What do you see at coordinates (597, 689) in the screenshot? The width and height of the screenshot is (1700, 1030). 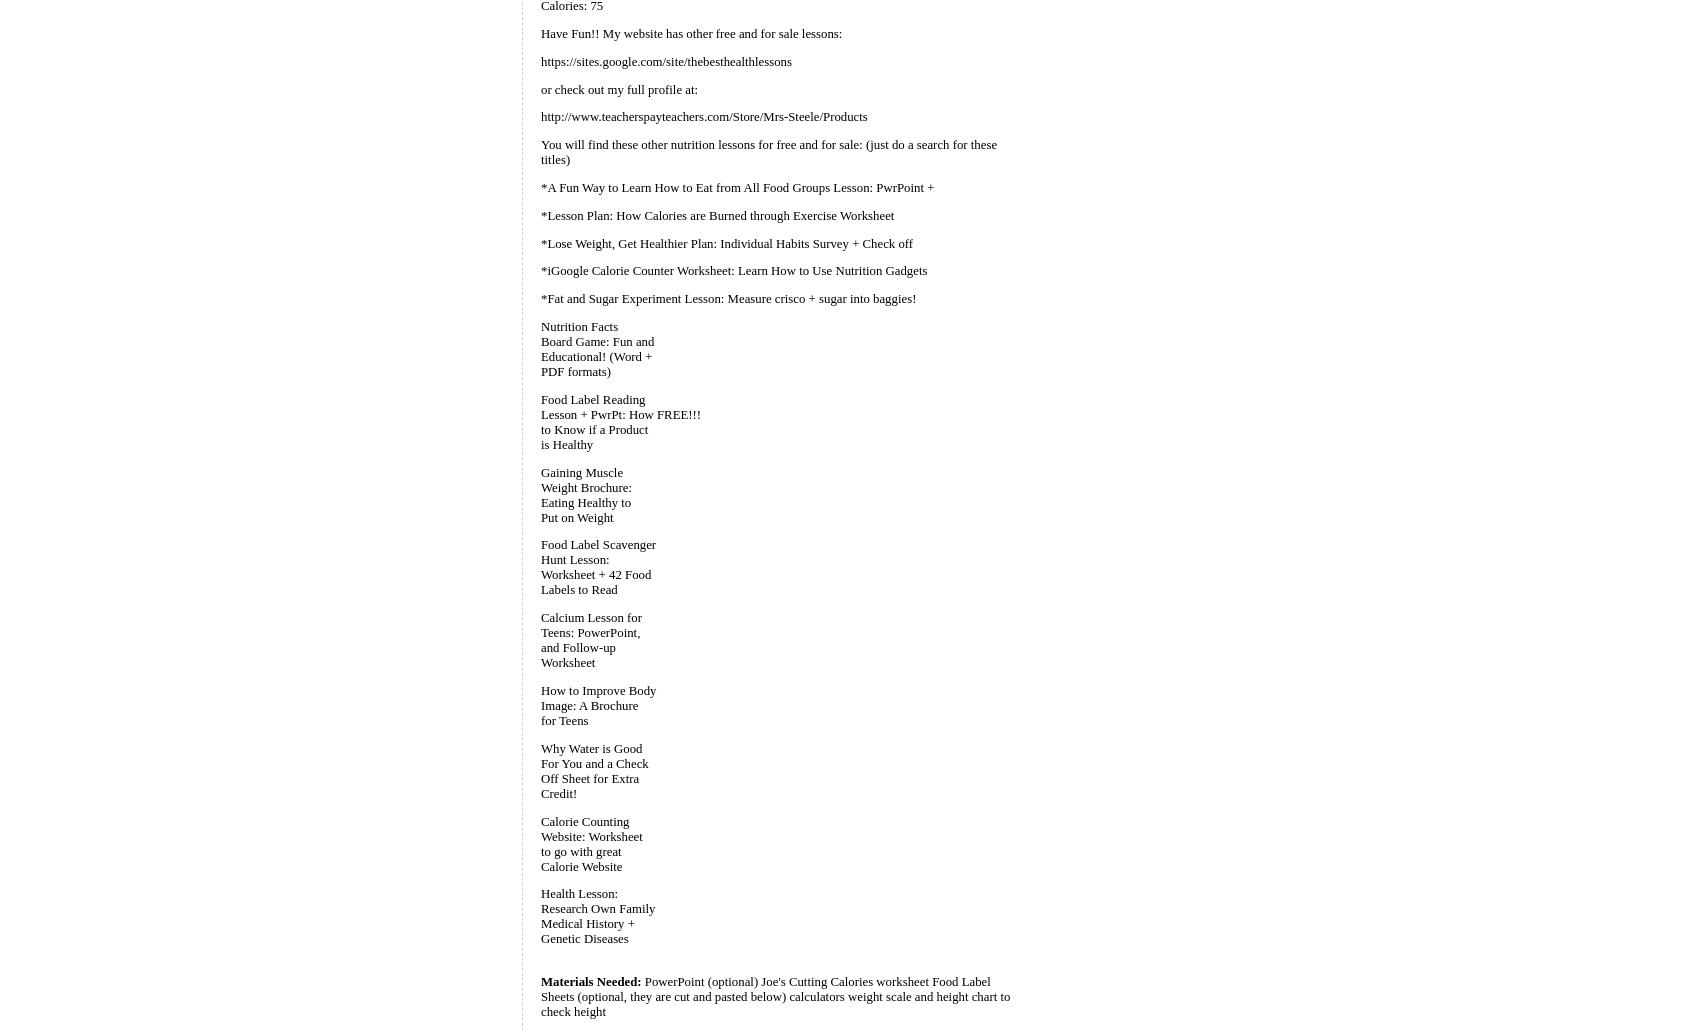 I see `'How to Improve Body'` at bounding box center [597, 689].